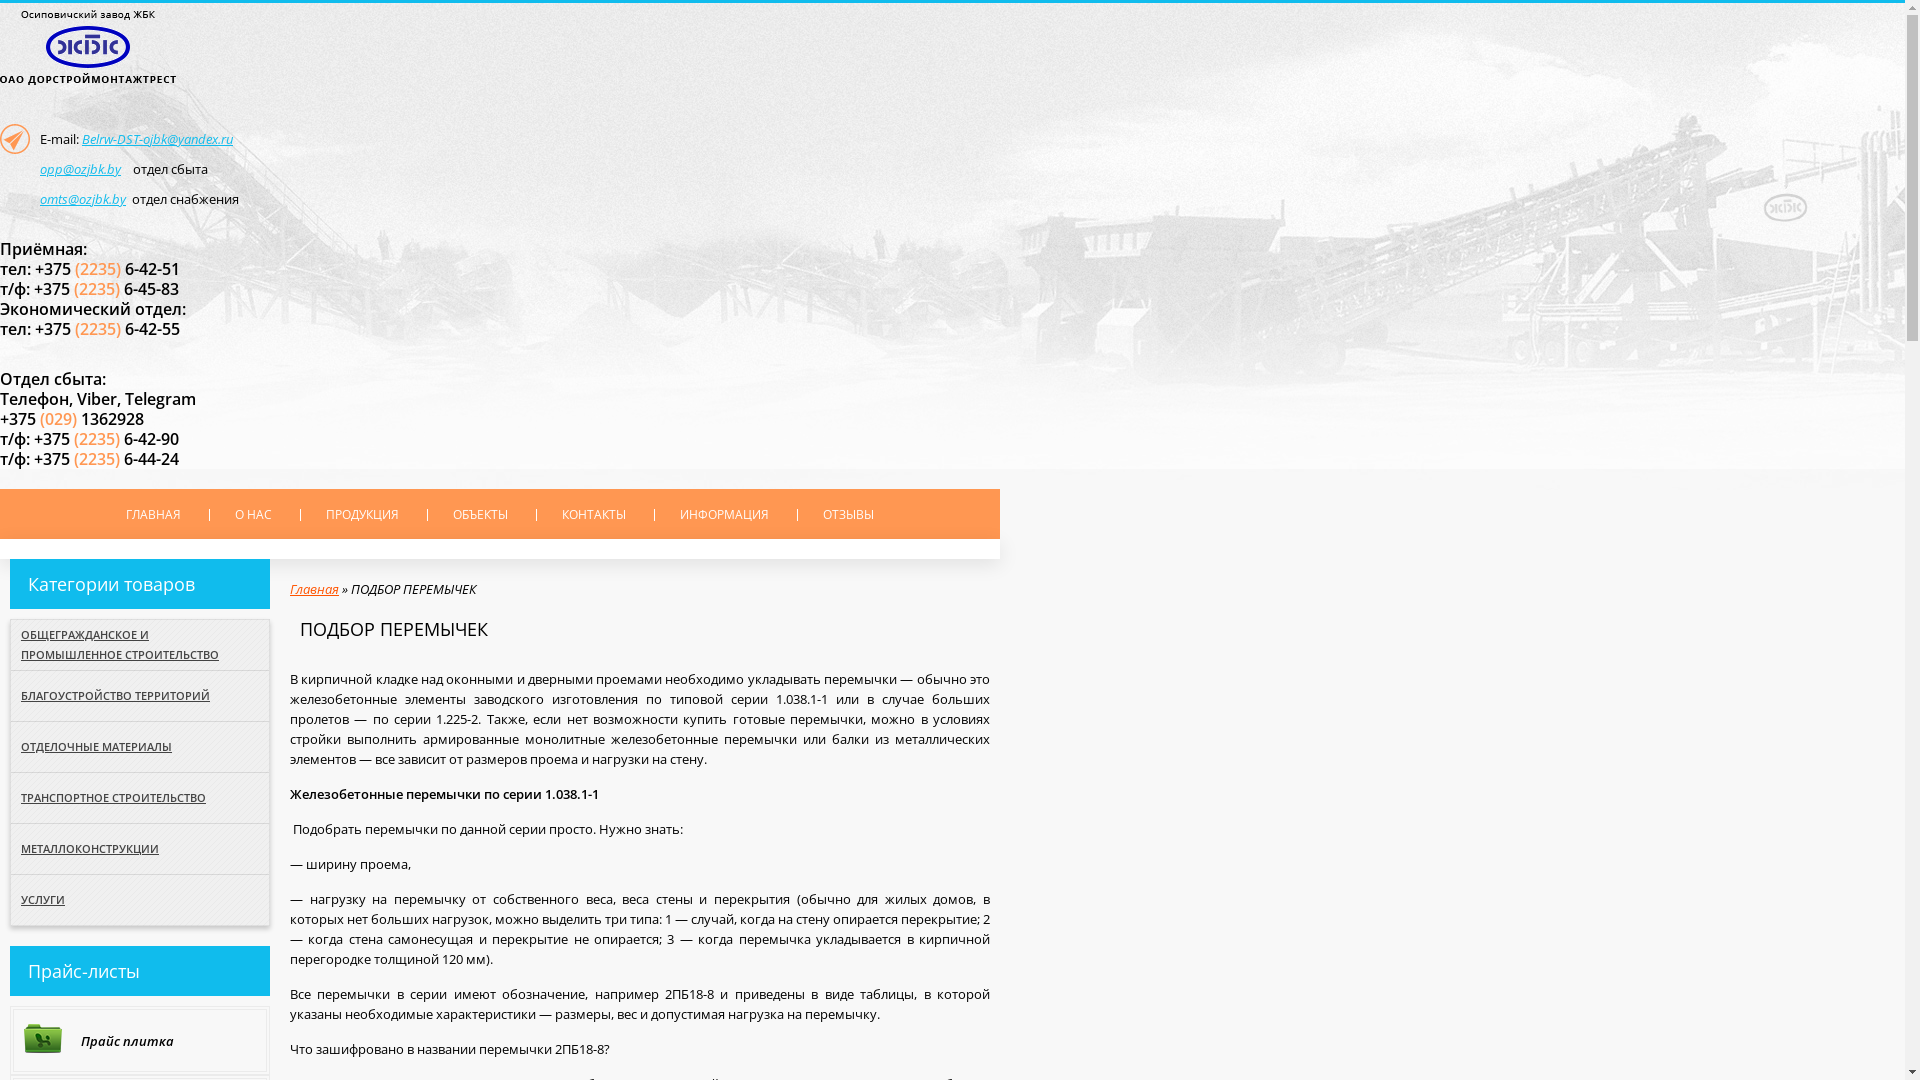 Image resolution: width=1920 pixels, height=1080 pixels. Describe the element at coordinates (80, 168) in the screenshot. I see `'opp@ozjbk.by'` at that location.